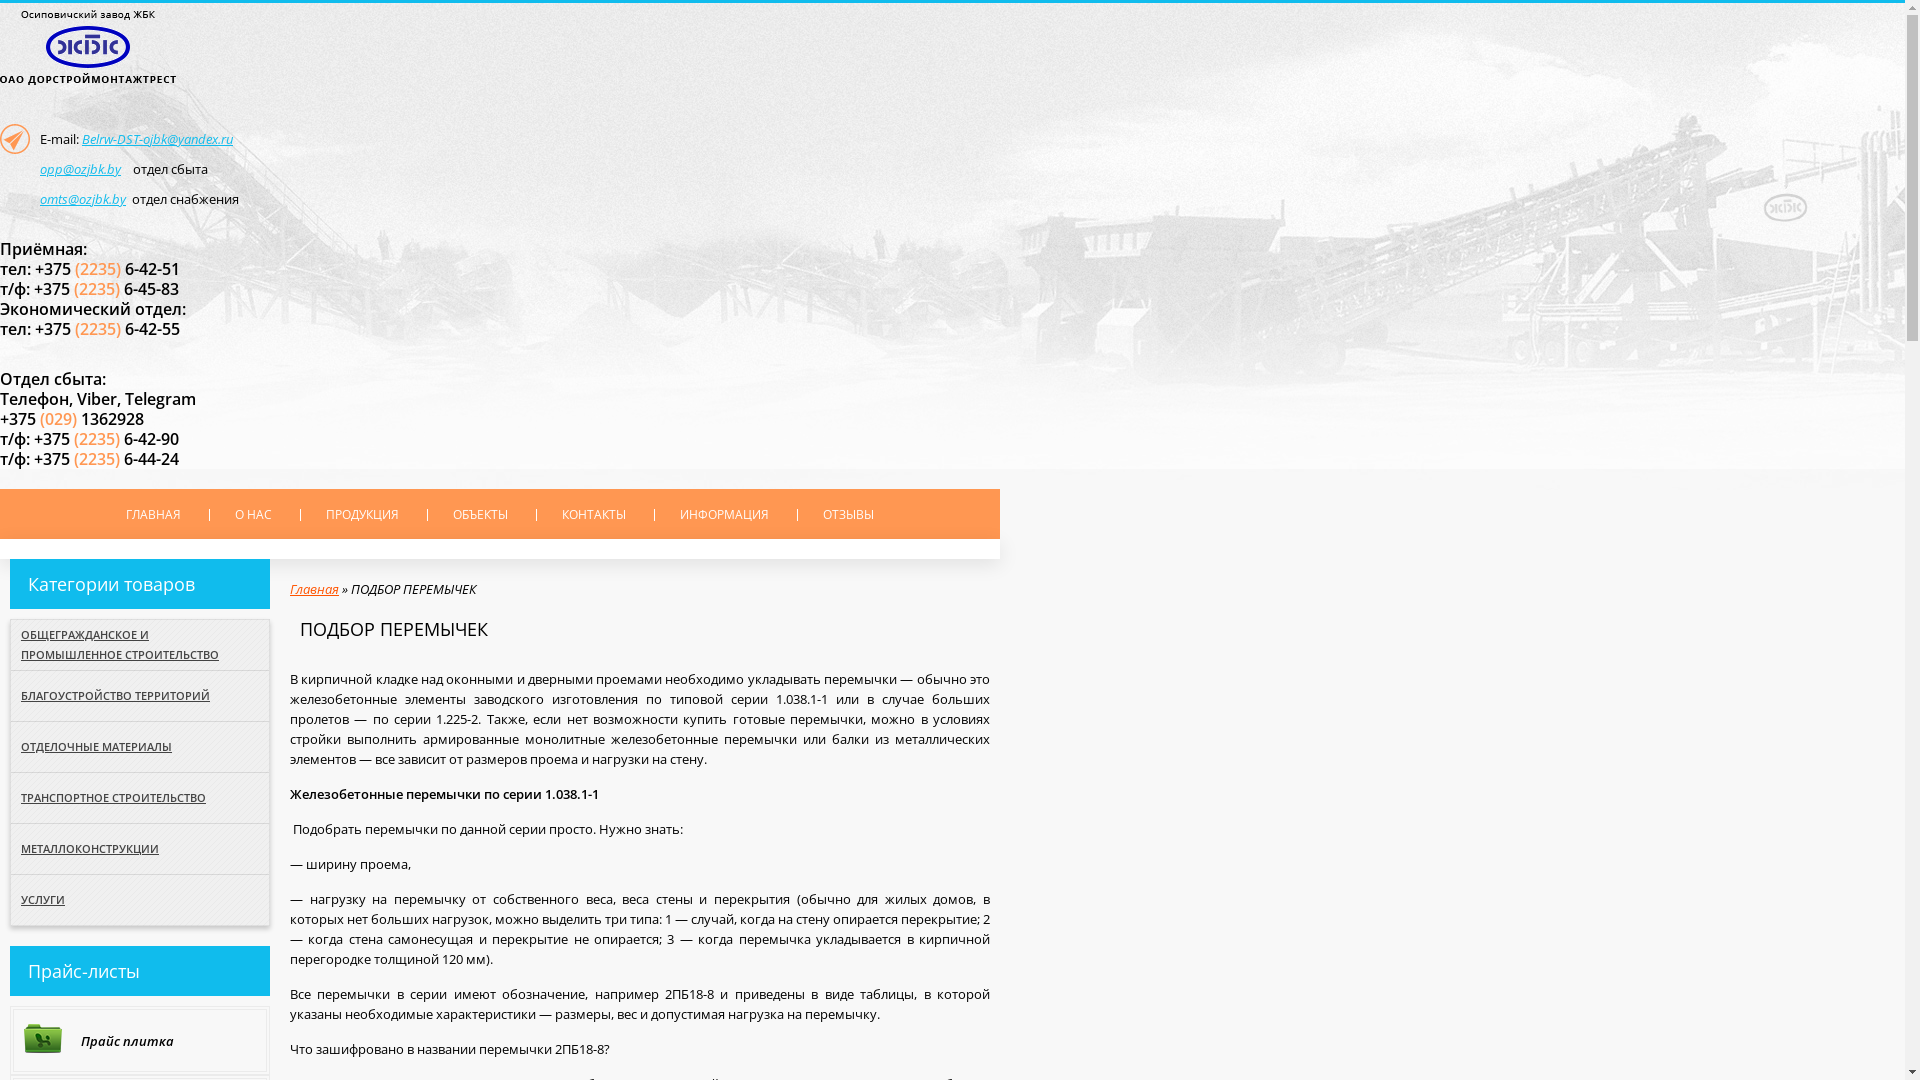 Image resolution: width=1920 pixels, height=1080 pixels. Describe the element at coordinates (80, 168) in the screenshot. I see `'opp@ozjbk.by'` at that location.